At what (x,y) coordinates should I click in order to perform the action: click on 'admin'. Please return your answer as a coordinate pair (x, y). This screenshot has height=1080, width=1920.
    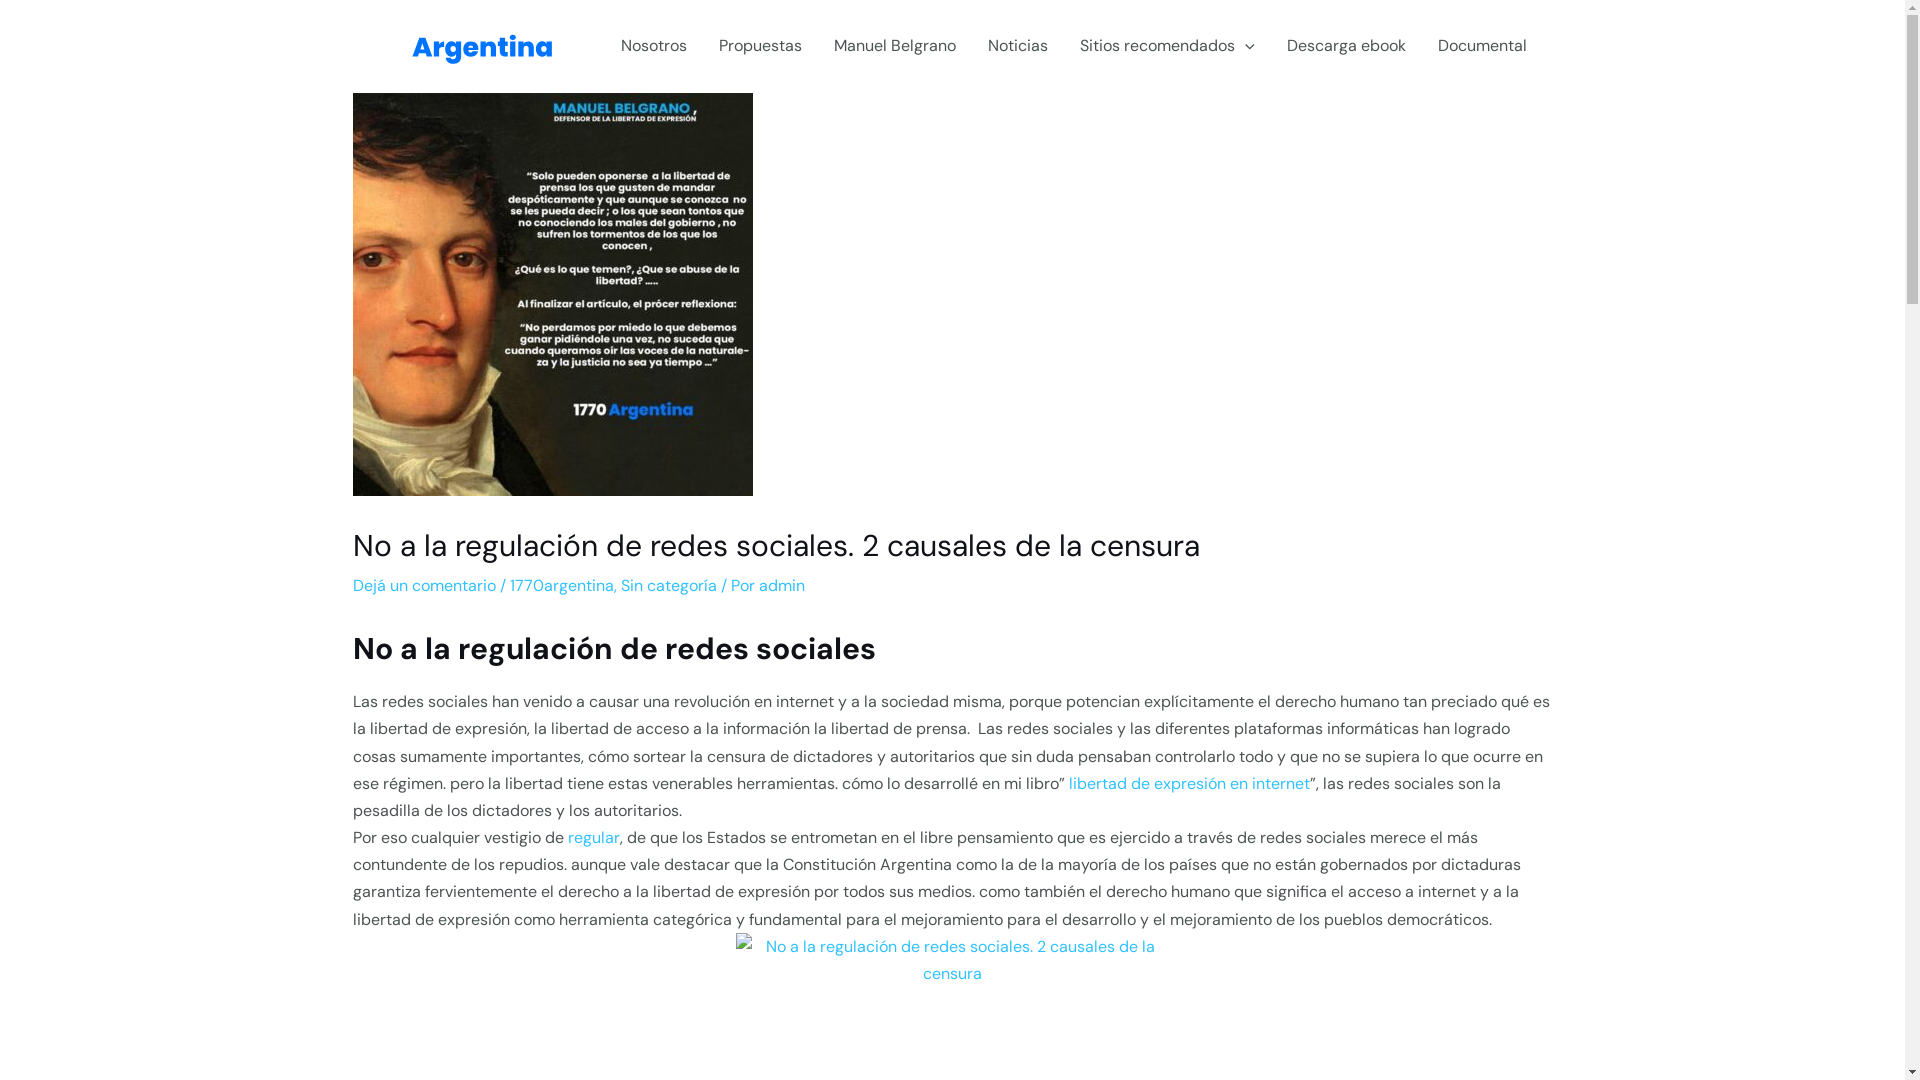
    Looking at the image, I should click on (780, 585).